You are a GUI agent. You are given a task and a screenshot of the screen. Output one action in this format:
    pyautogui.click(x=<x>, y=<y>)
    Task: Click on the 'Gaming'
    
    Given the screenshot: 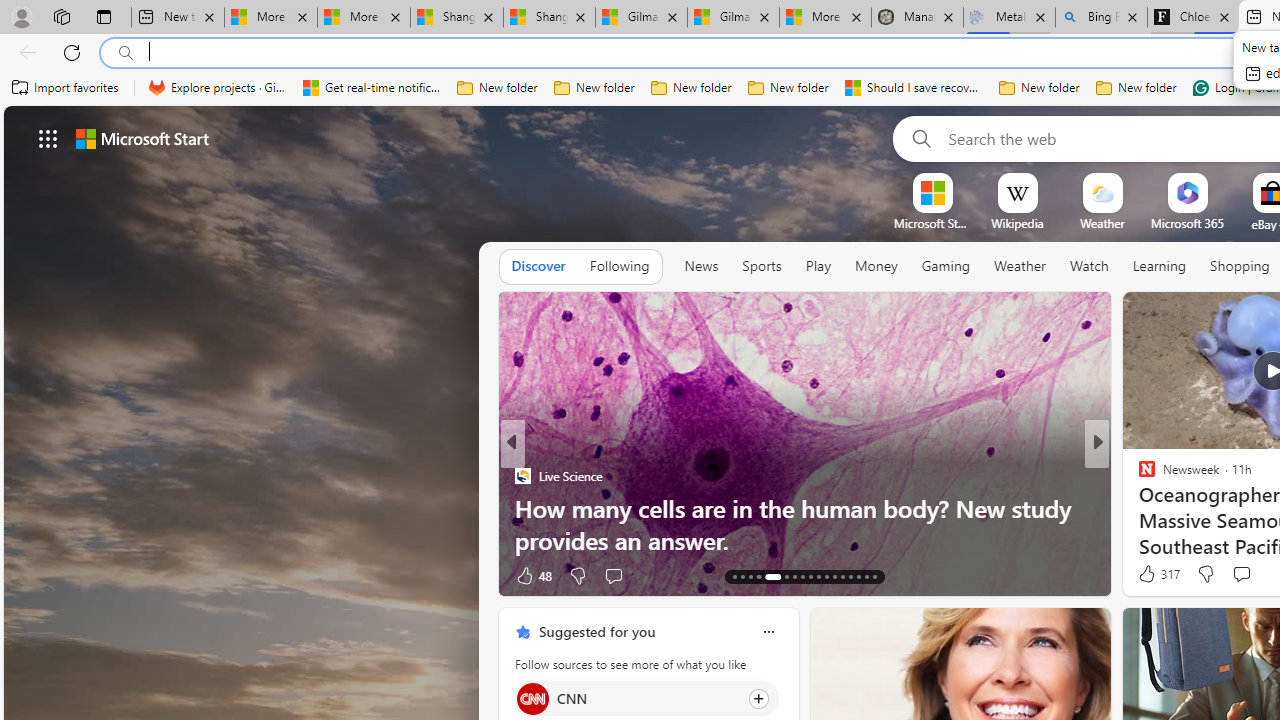 What is the action you would take?
    pyautogui.click(x=944, y=265)
    